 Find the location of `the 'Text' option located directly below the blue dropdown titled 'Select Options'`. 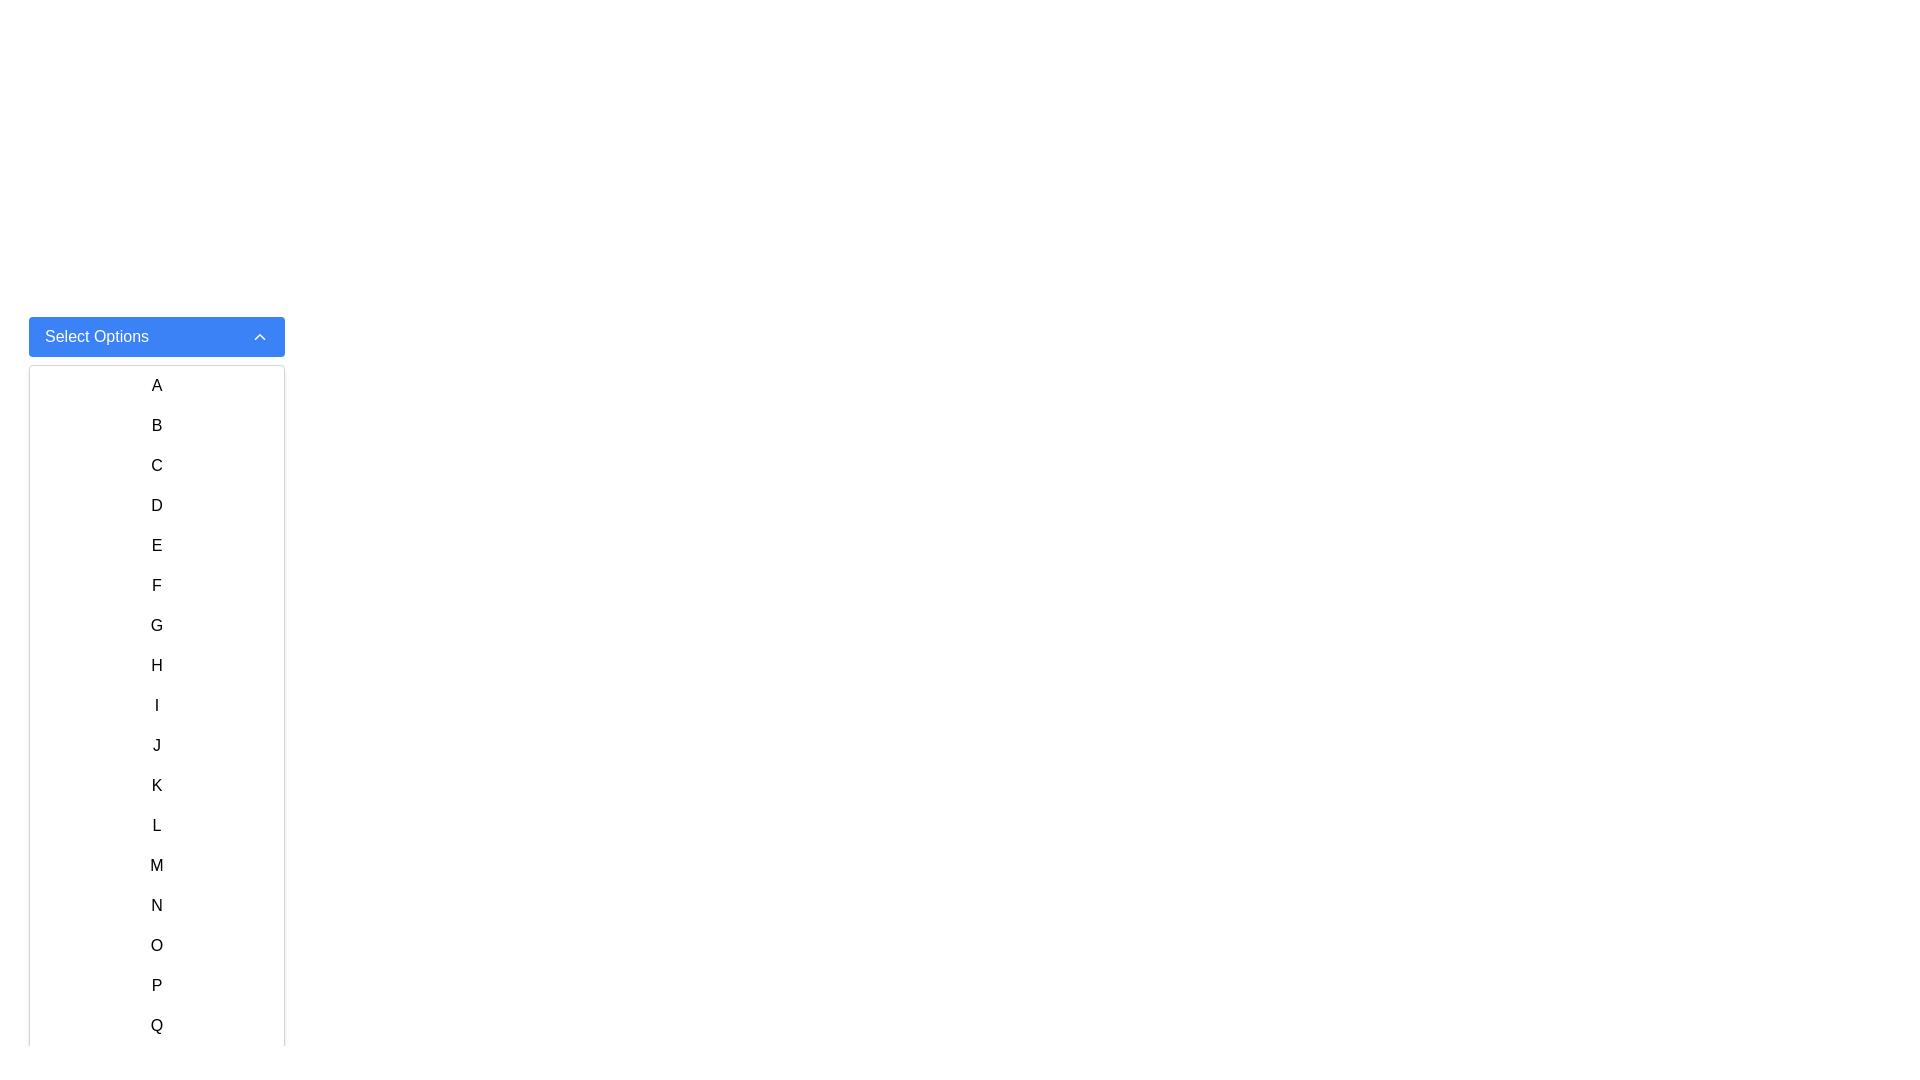

the 'Text' option located directly below the blue dropdown titled 'Select Options' is located at coordinates (156, 385).